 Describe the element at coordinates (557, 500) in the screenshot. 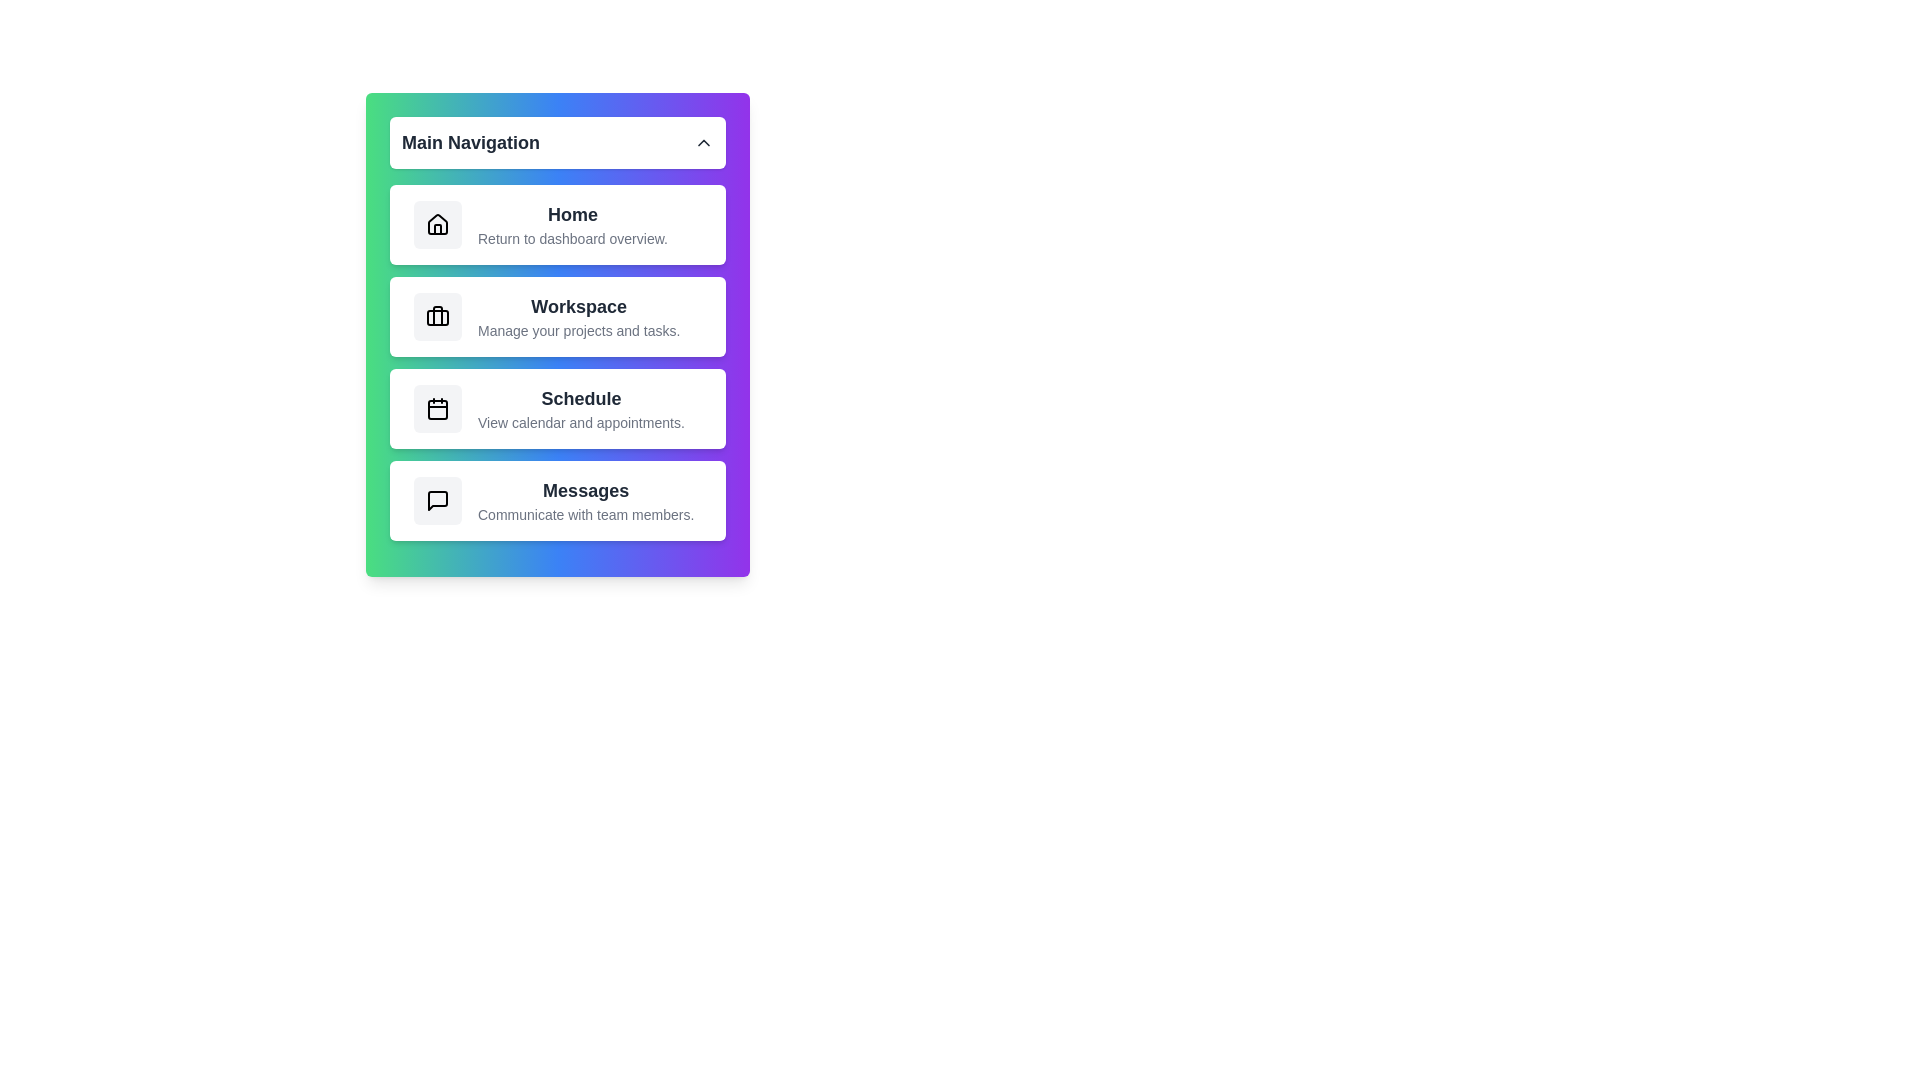

I see `the navigation item Messages to observe the hover effect` at that location.